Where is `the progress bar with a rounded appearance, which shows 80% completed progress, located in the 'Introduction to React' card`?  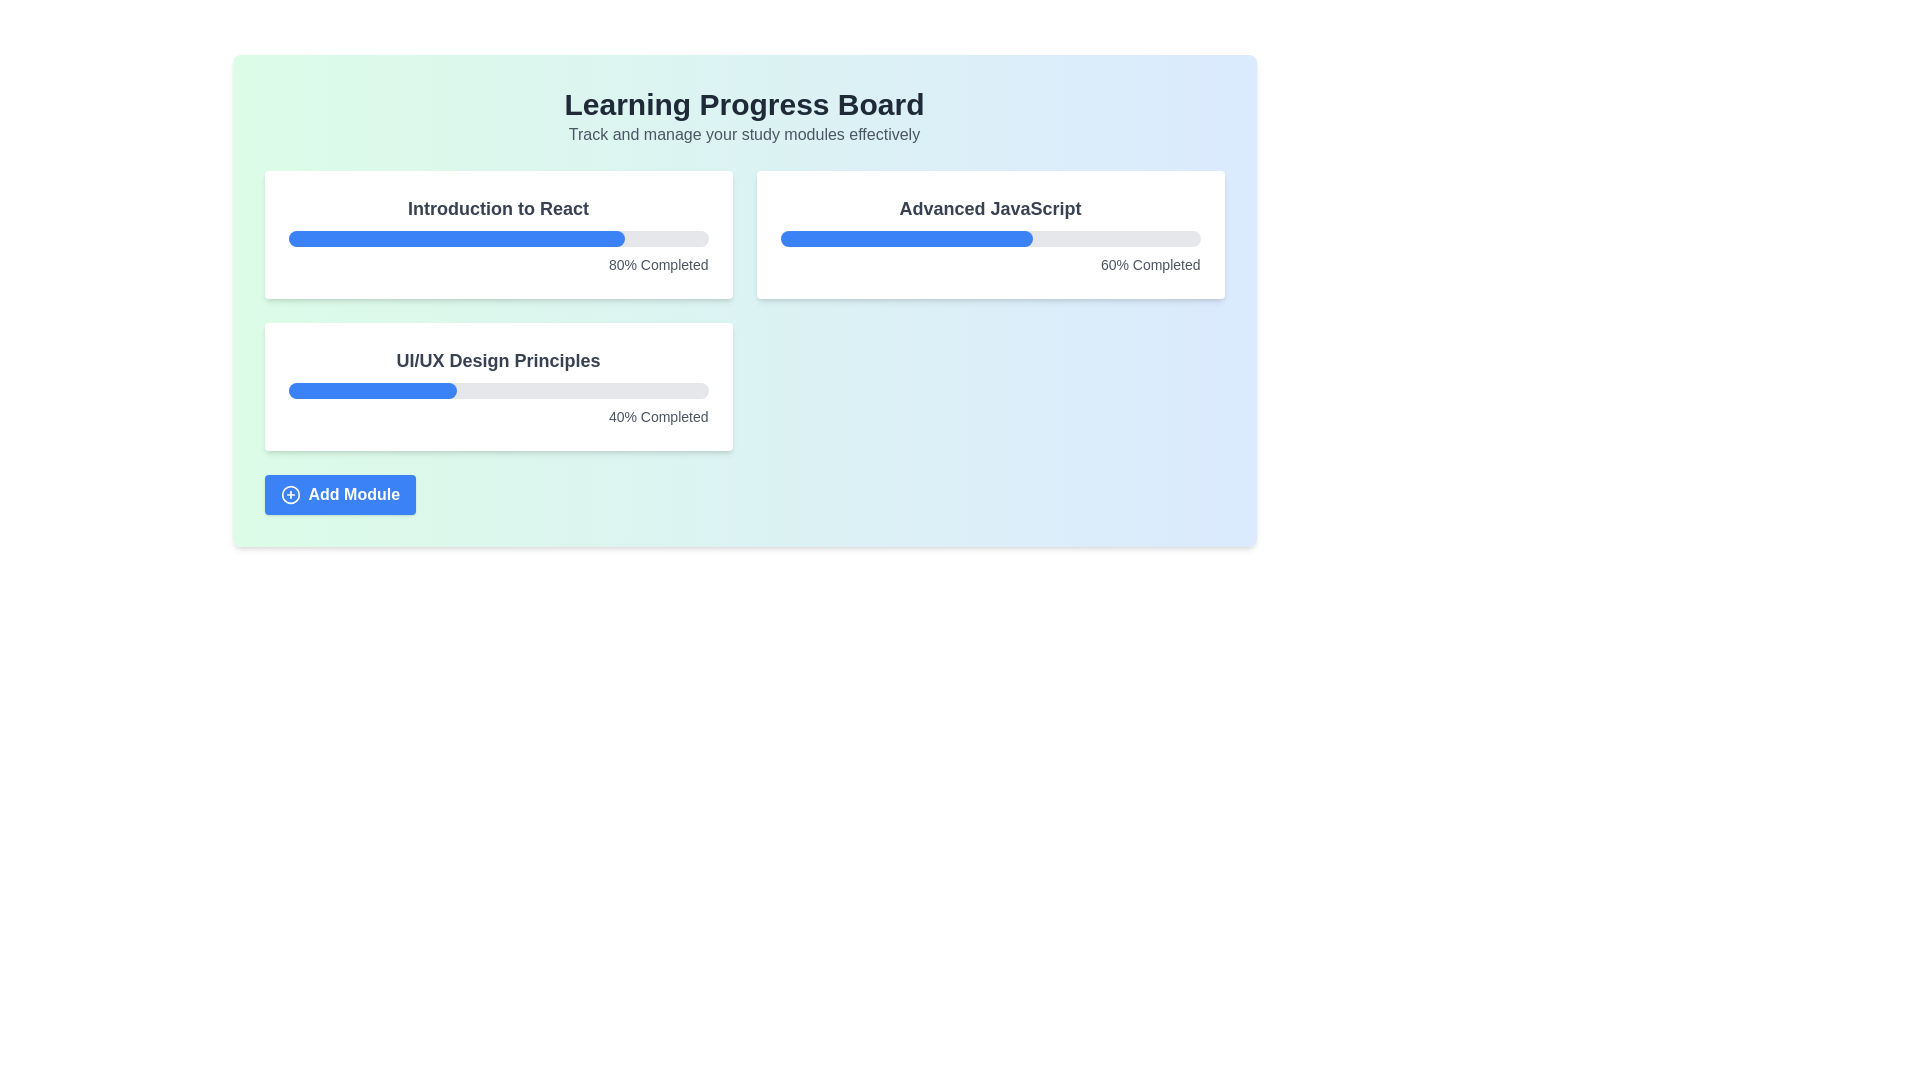
the progress bar with a rounded appearance, which shows 80% completed progress, located in the 'Introduction to React' card is located at coordinates (498, 238).